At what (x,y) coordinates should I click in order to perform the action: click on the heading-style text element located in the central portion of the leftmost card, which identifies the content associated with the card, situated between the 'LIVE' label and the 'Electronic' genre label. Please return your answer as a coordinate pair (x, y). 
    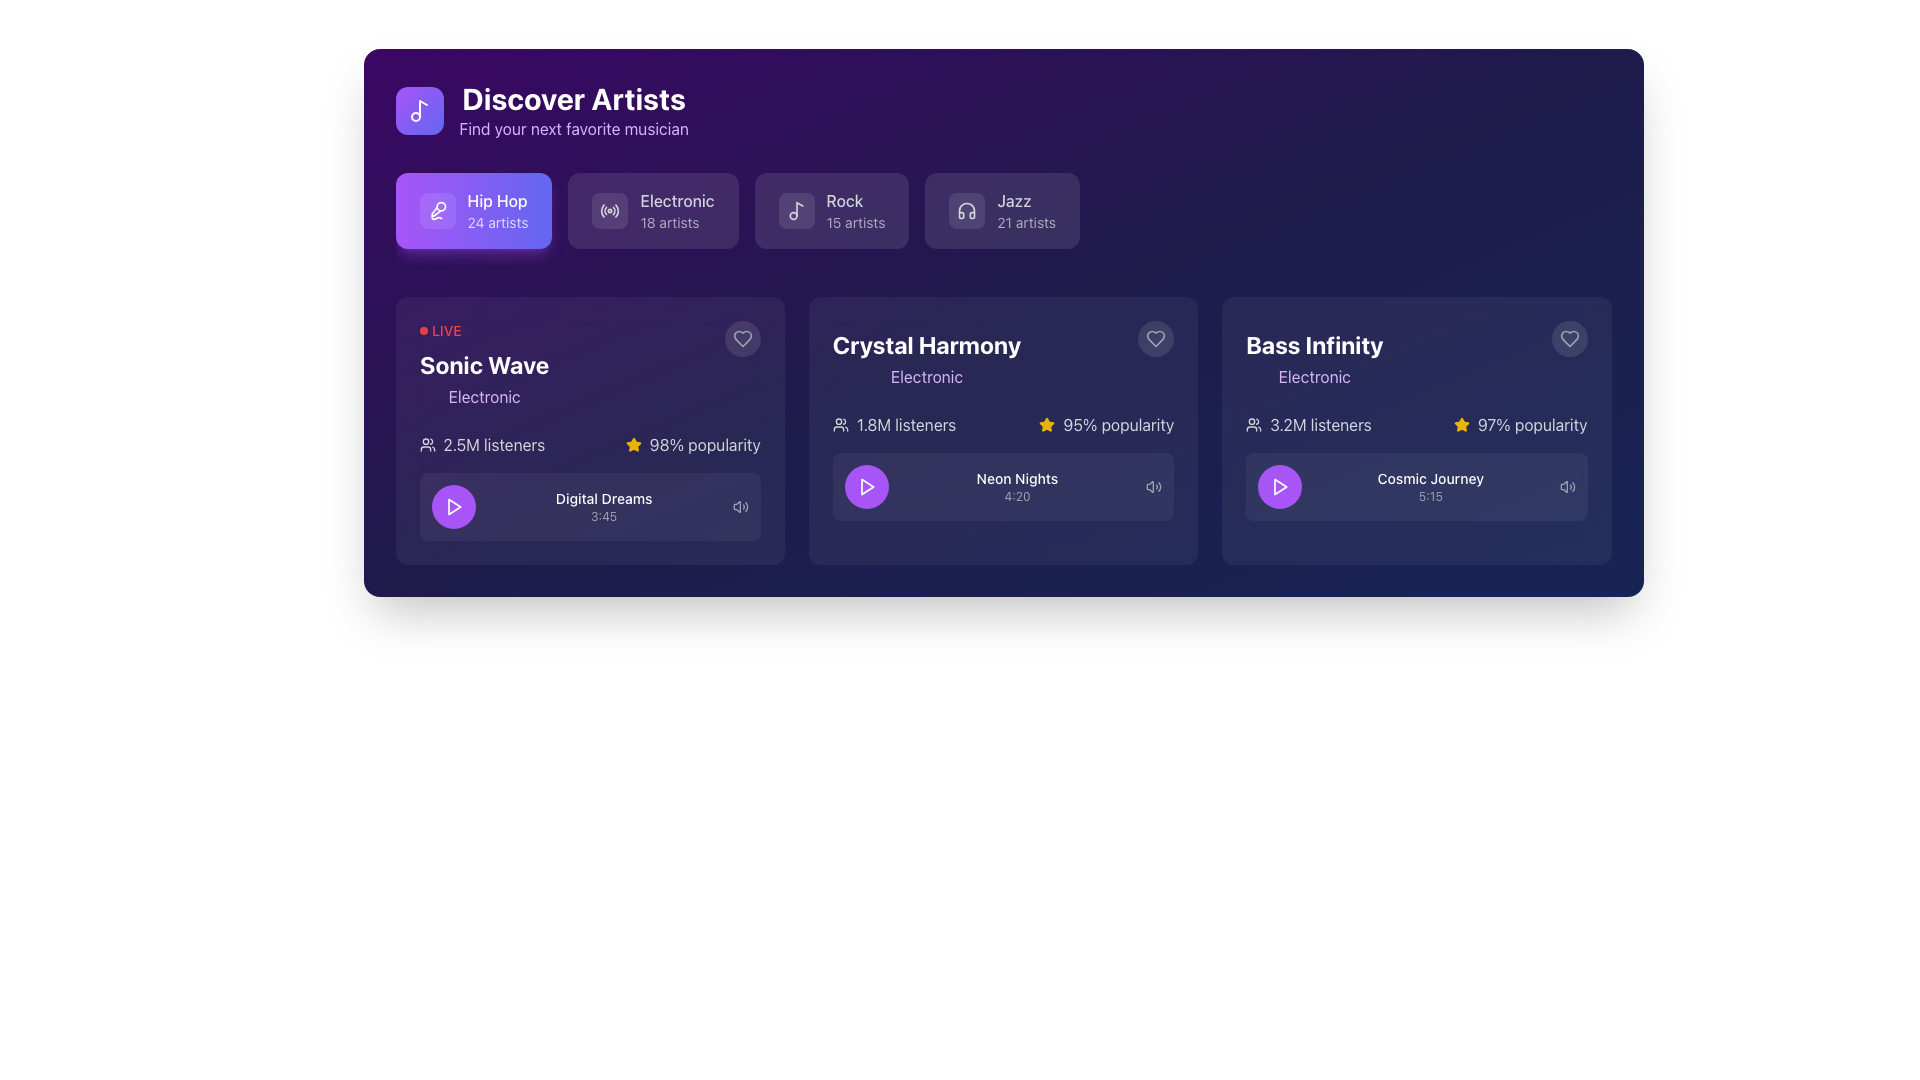
    Looking at the image, I should click on (484, 365).